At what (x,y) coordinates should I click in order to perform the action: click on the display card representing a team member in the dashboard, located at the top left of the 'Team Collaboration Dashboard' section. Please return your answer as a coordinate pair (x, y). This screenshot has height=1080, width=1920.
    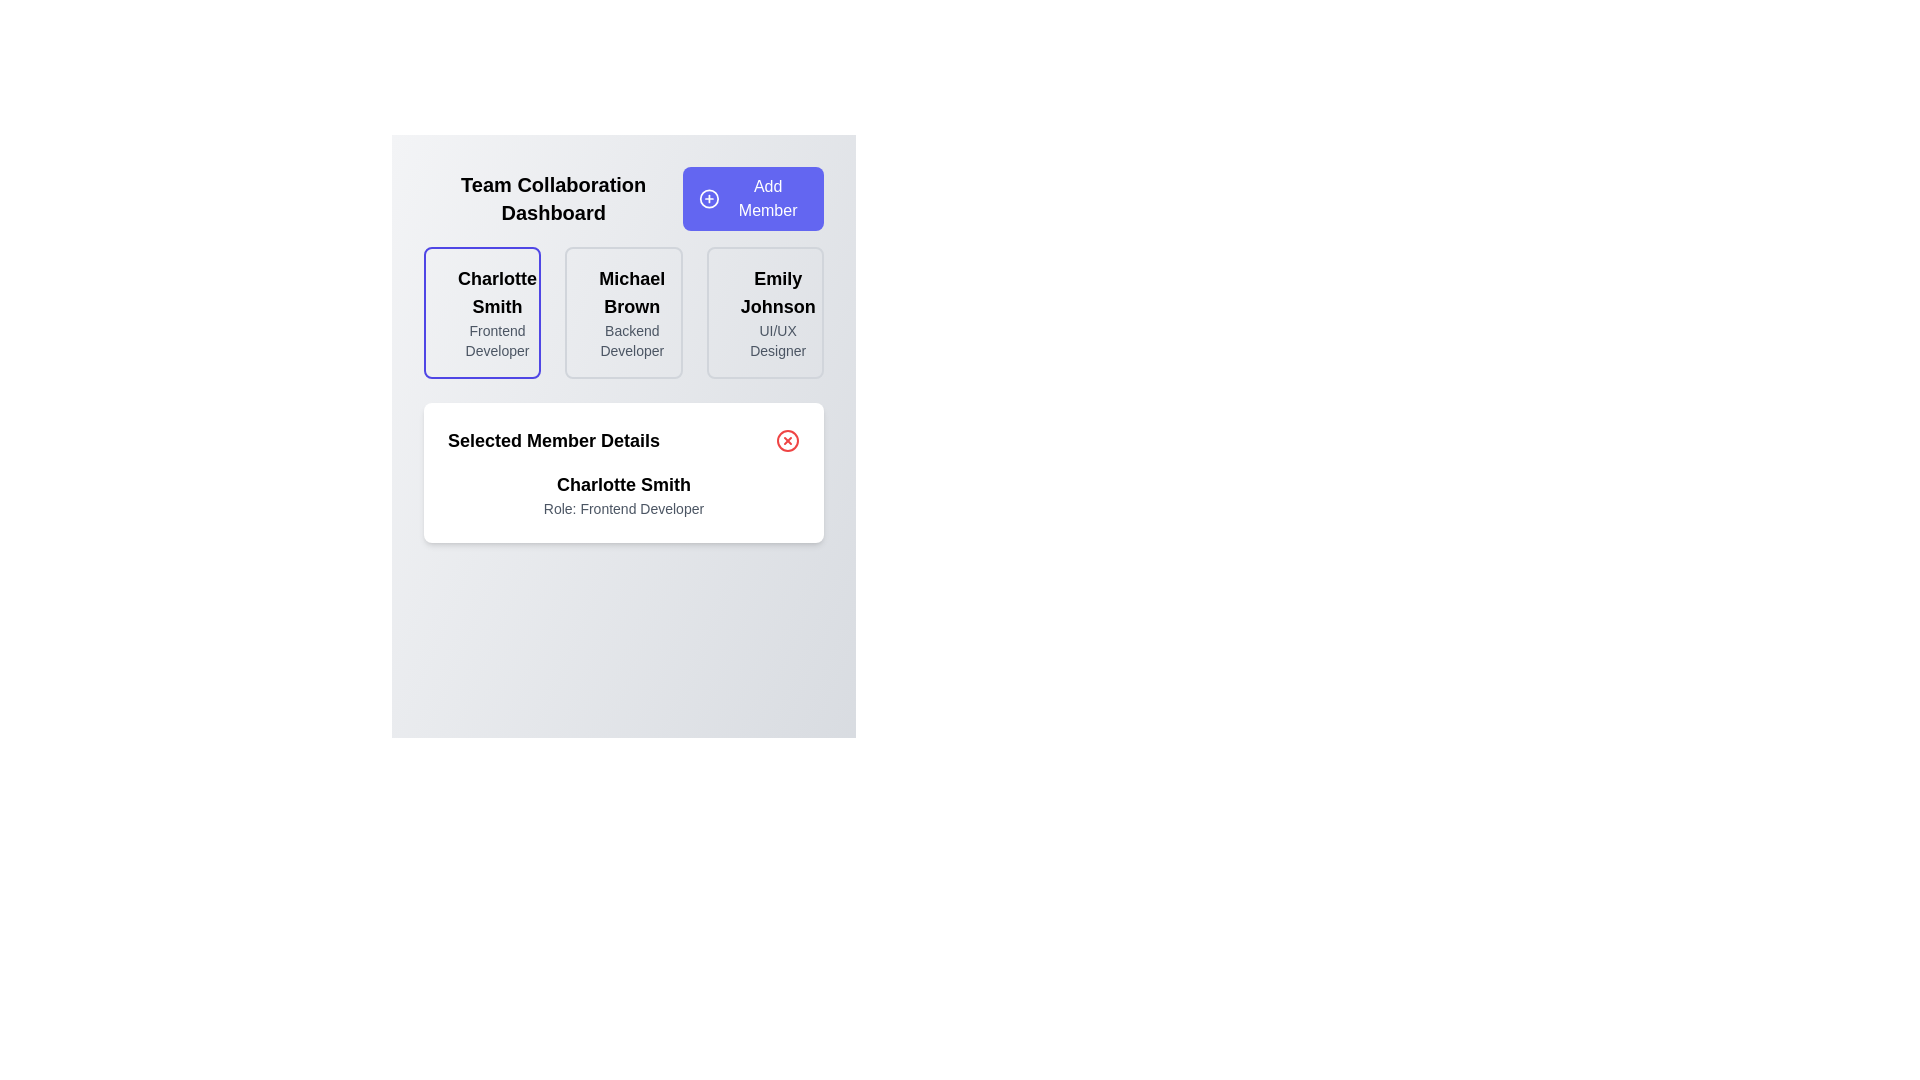
    Looking at the image, I should click on (497, 312).